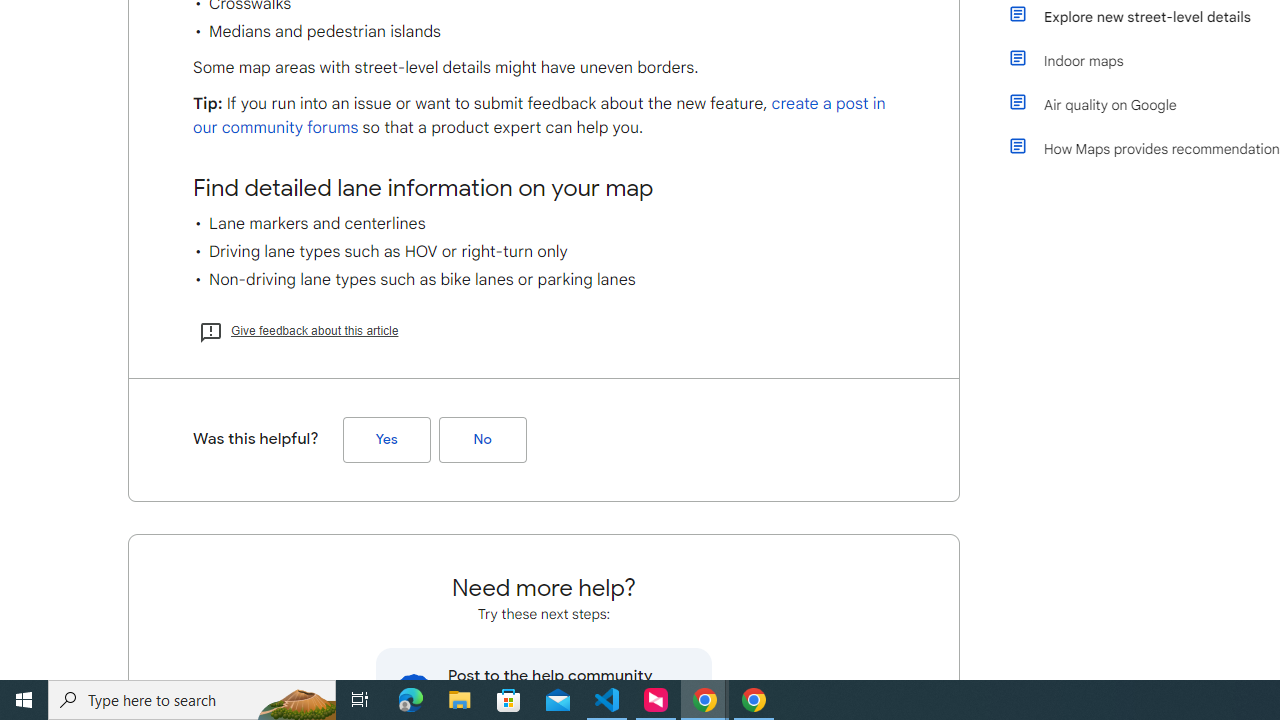 Image resolution: width=1280 pixels, height=720 pixels. I want to click on 'Give feedback about this article', so click(297, 329).